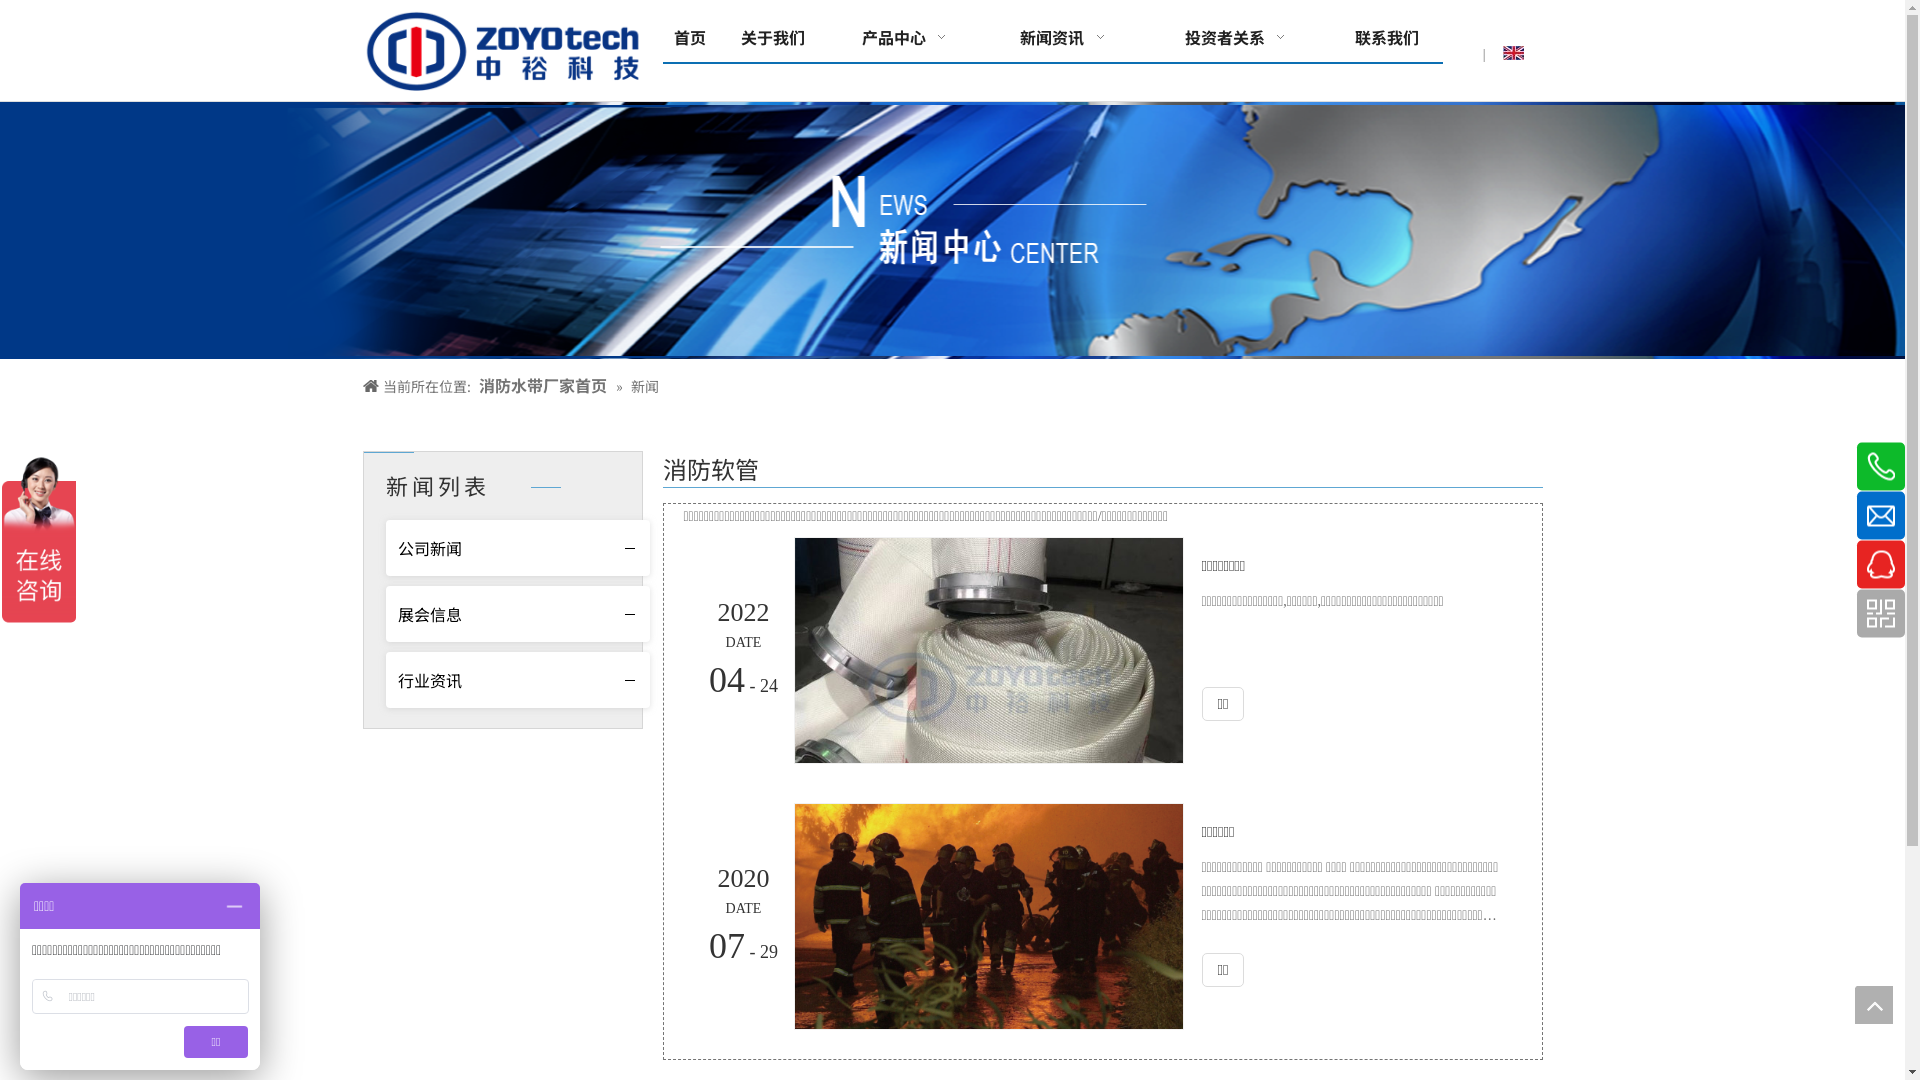  What do you see at coordinates (1872, 1005) in the screenshot?
I see `'top'` at bounding box center [1872, 1005].